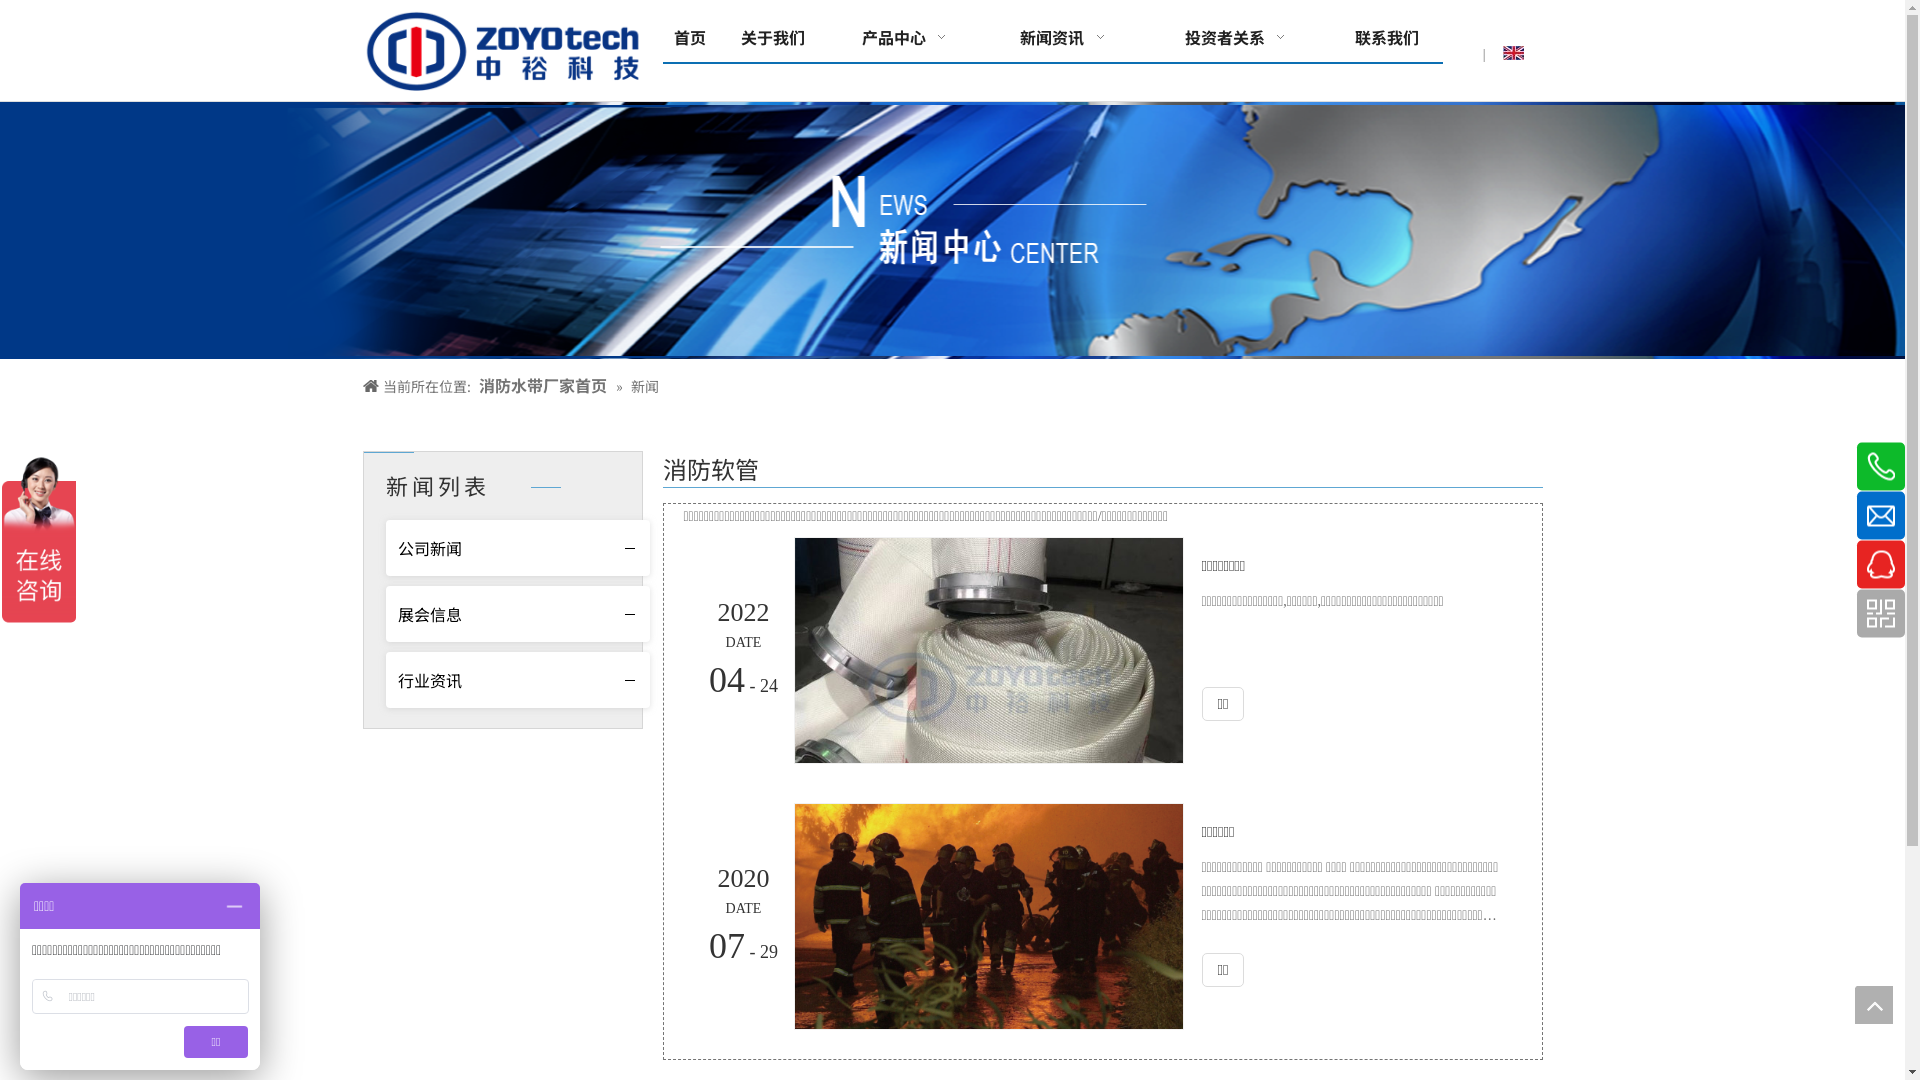  What do you see at coordinates (1872, 1005) in the screenshot?
I see `'top'` at bounding box center [1872, 1005].